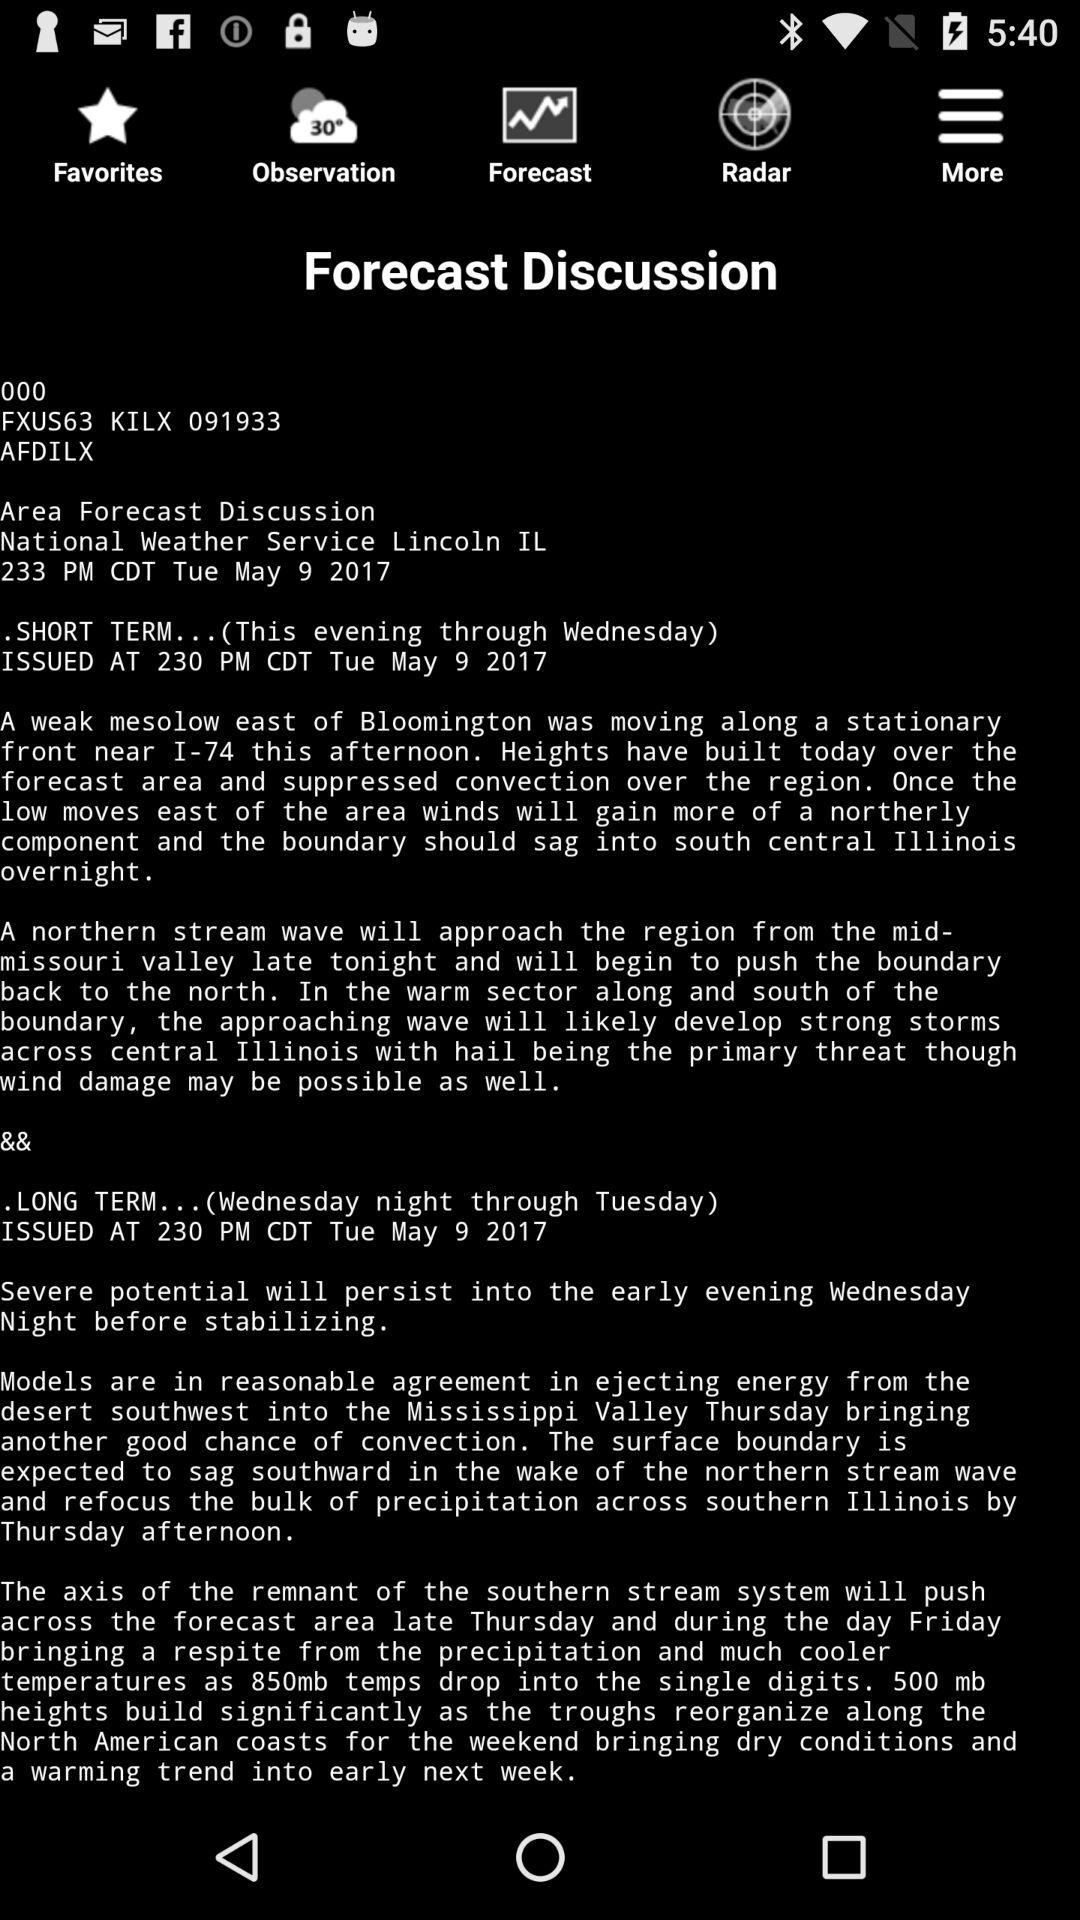 This screenshot has width=1080, height=1920. I want to click on forecast button, so click(540, 124).